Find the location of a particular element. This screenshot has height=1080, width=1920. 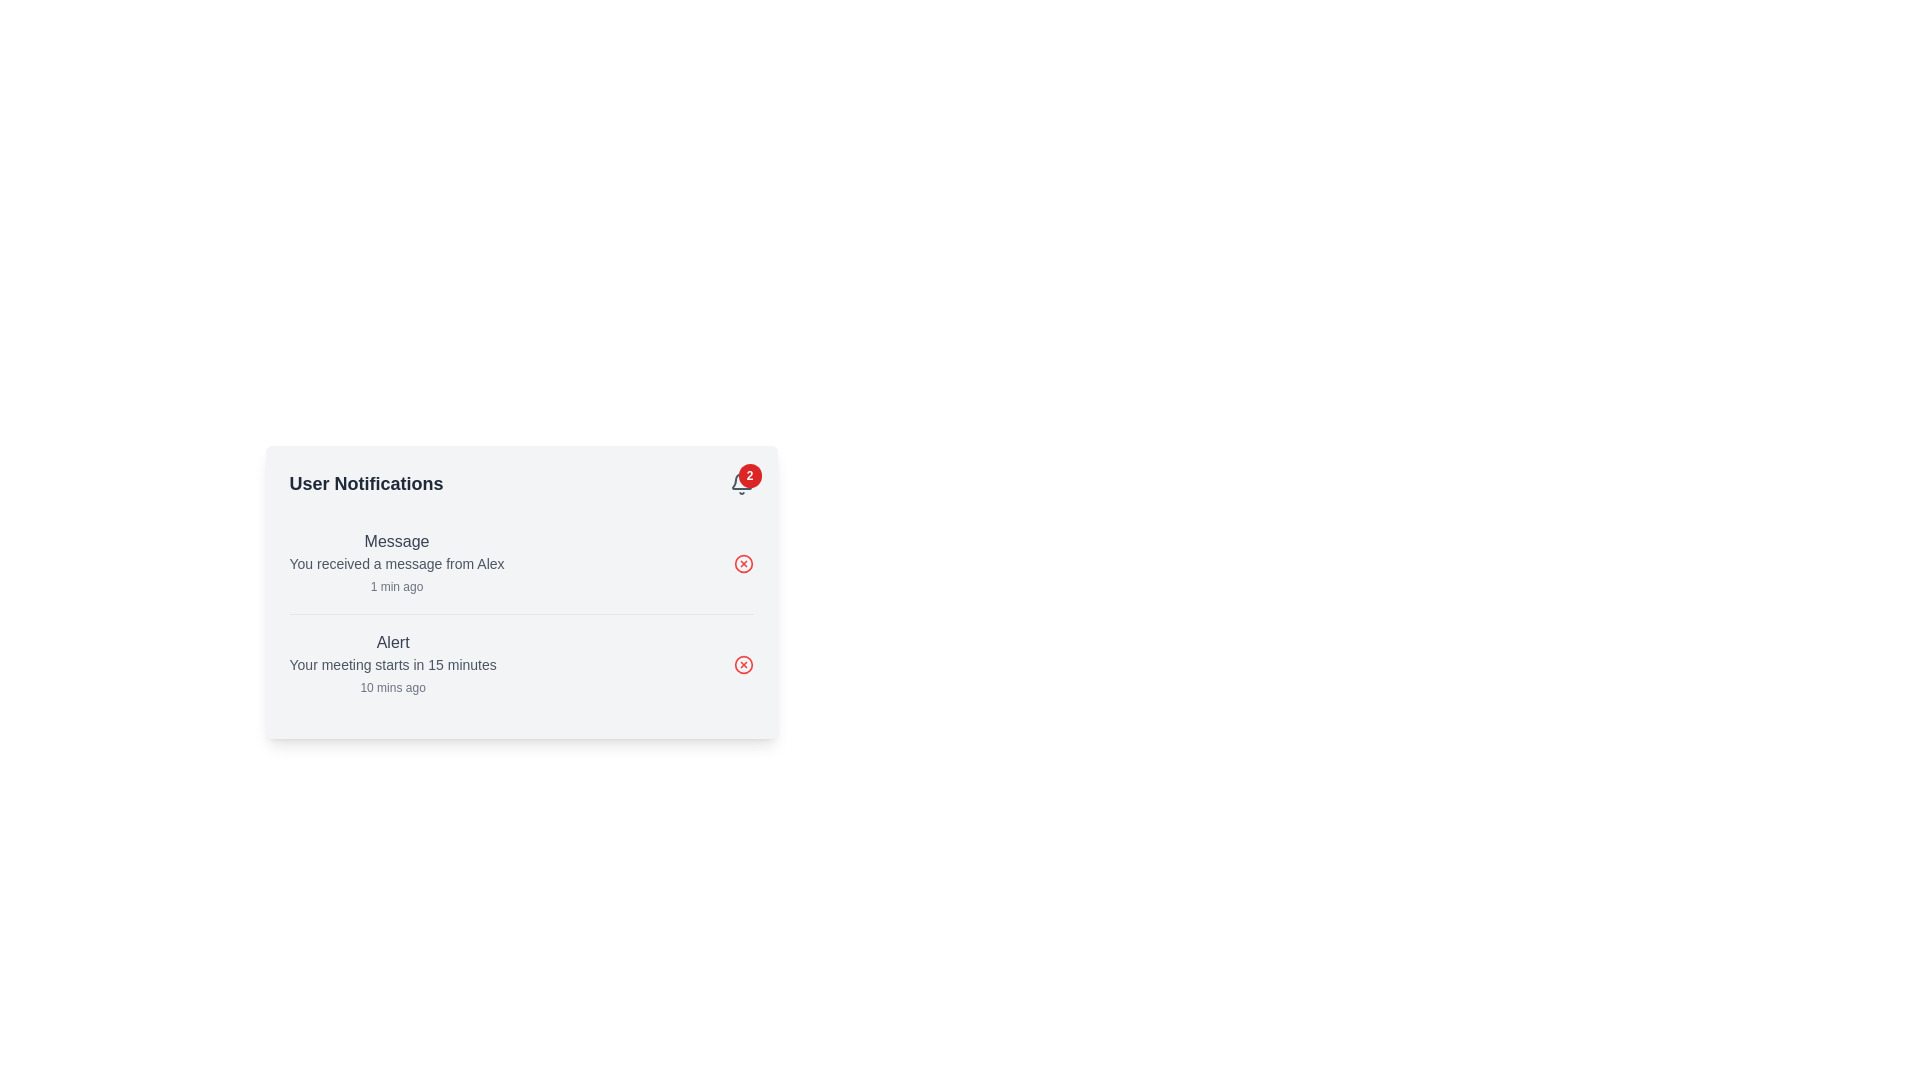

text label displaying '1 min ago' located in the bottom-right section of the notifications panel is located at coordinates (397, 585).